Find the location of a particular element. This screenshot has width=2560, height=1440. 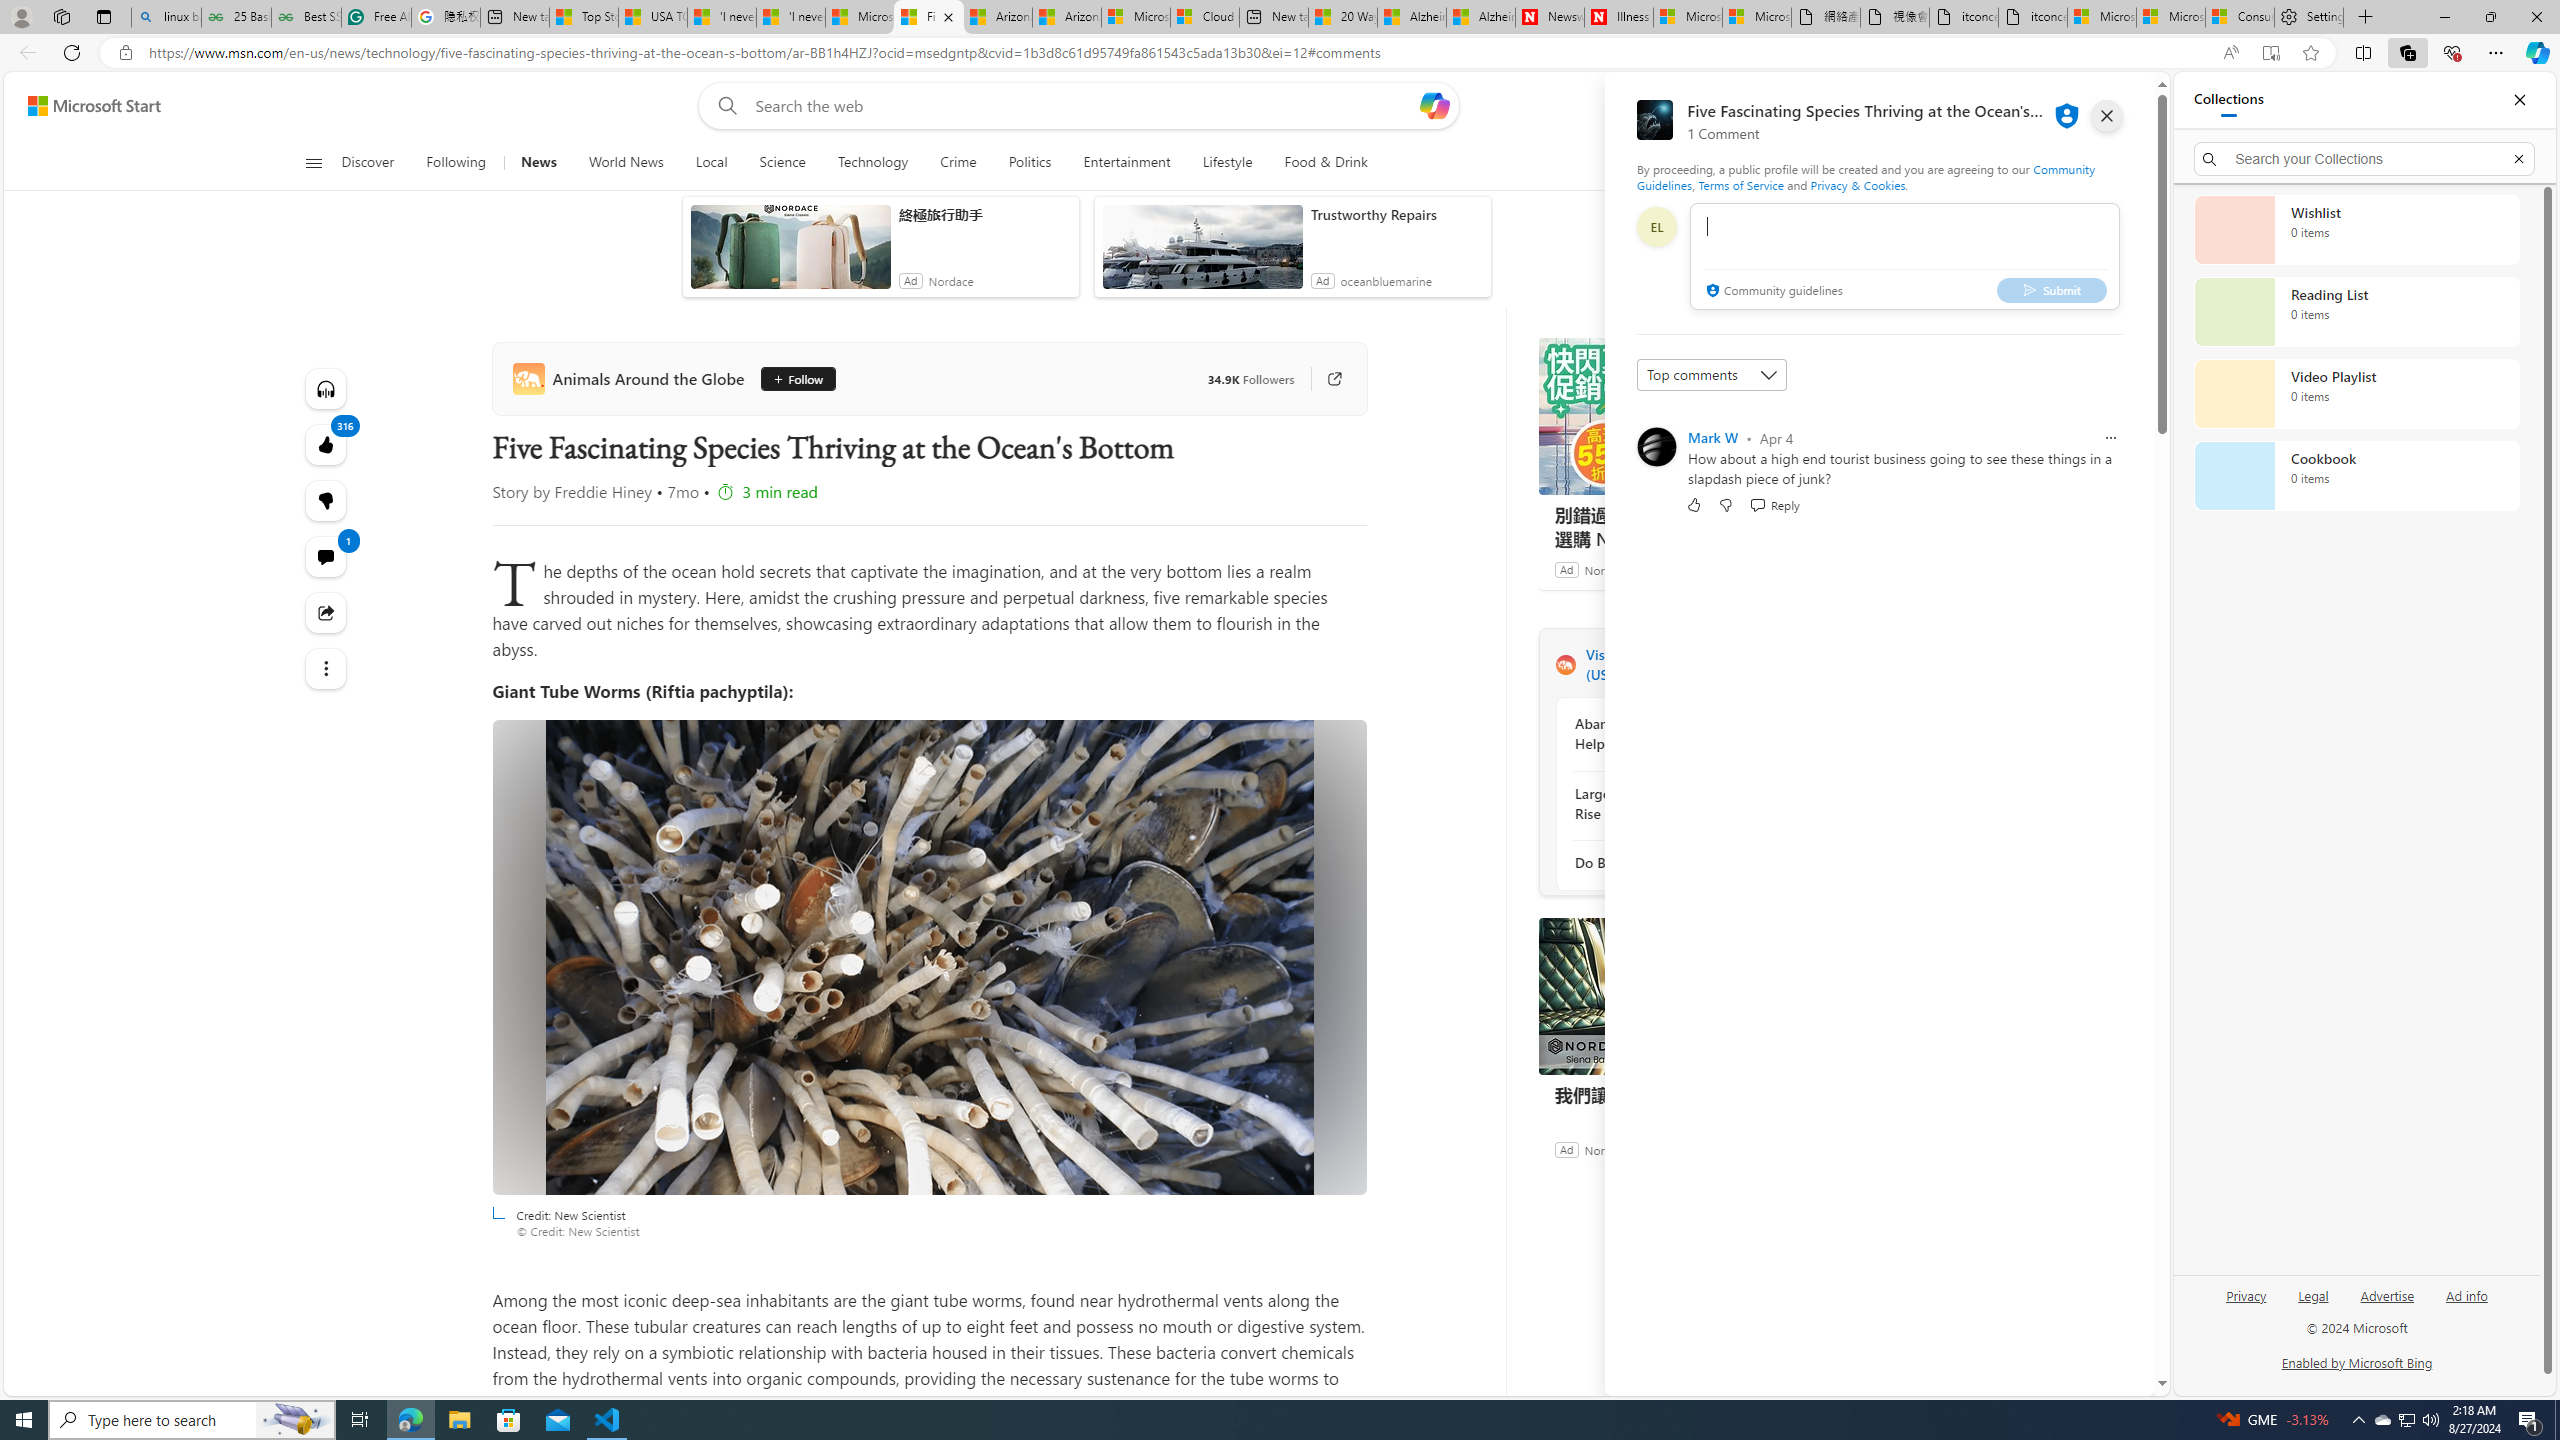

'Video Playlist collection, 0 items' is located at coordinates (2356, 392).